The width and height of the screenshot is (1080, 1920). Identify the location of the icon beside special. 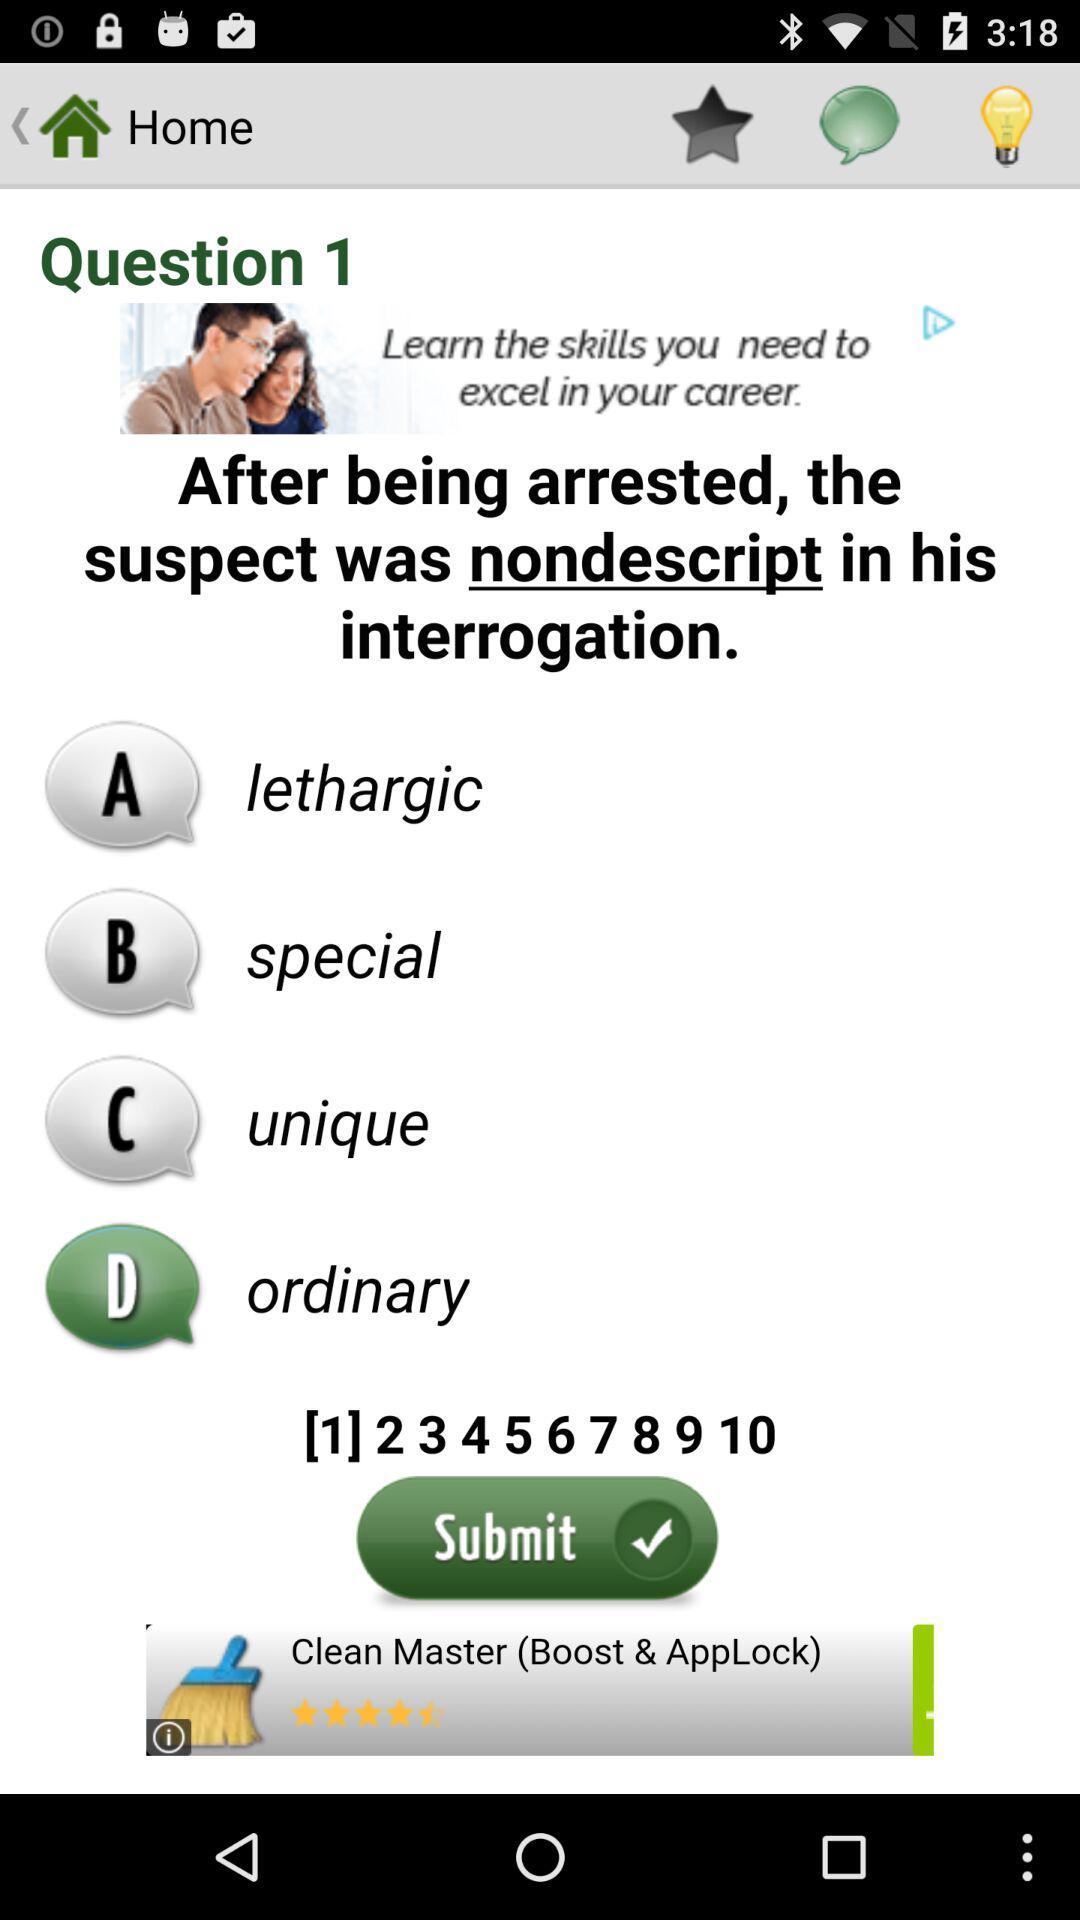
(123, 953).